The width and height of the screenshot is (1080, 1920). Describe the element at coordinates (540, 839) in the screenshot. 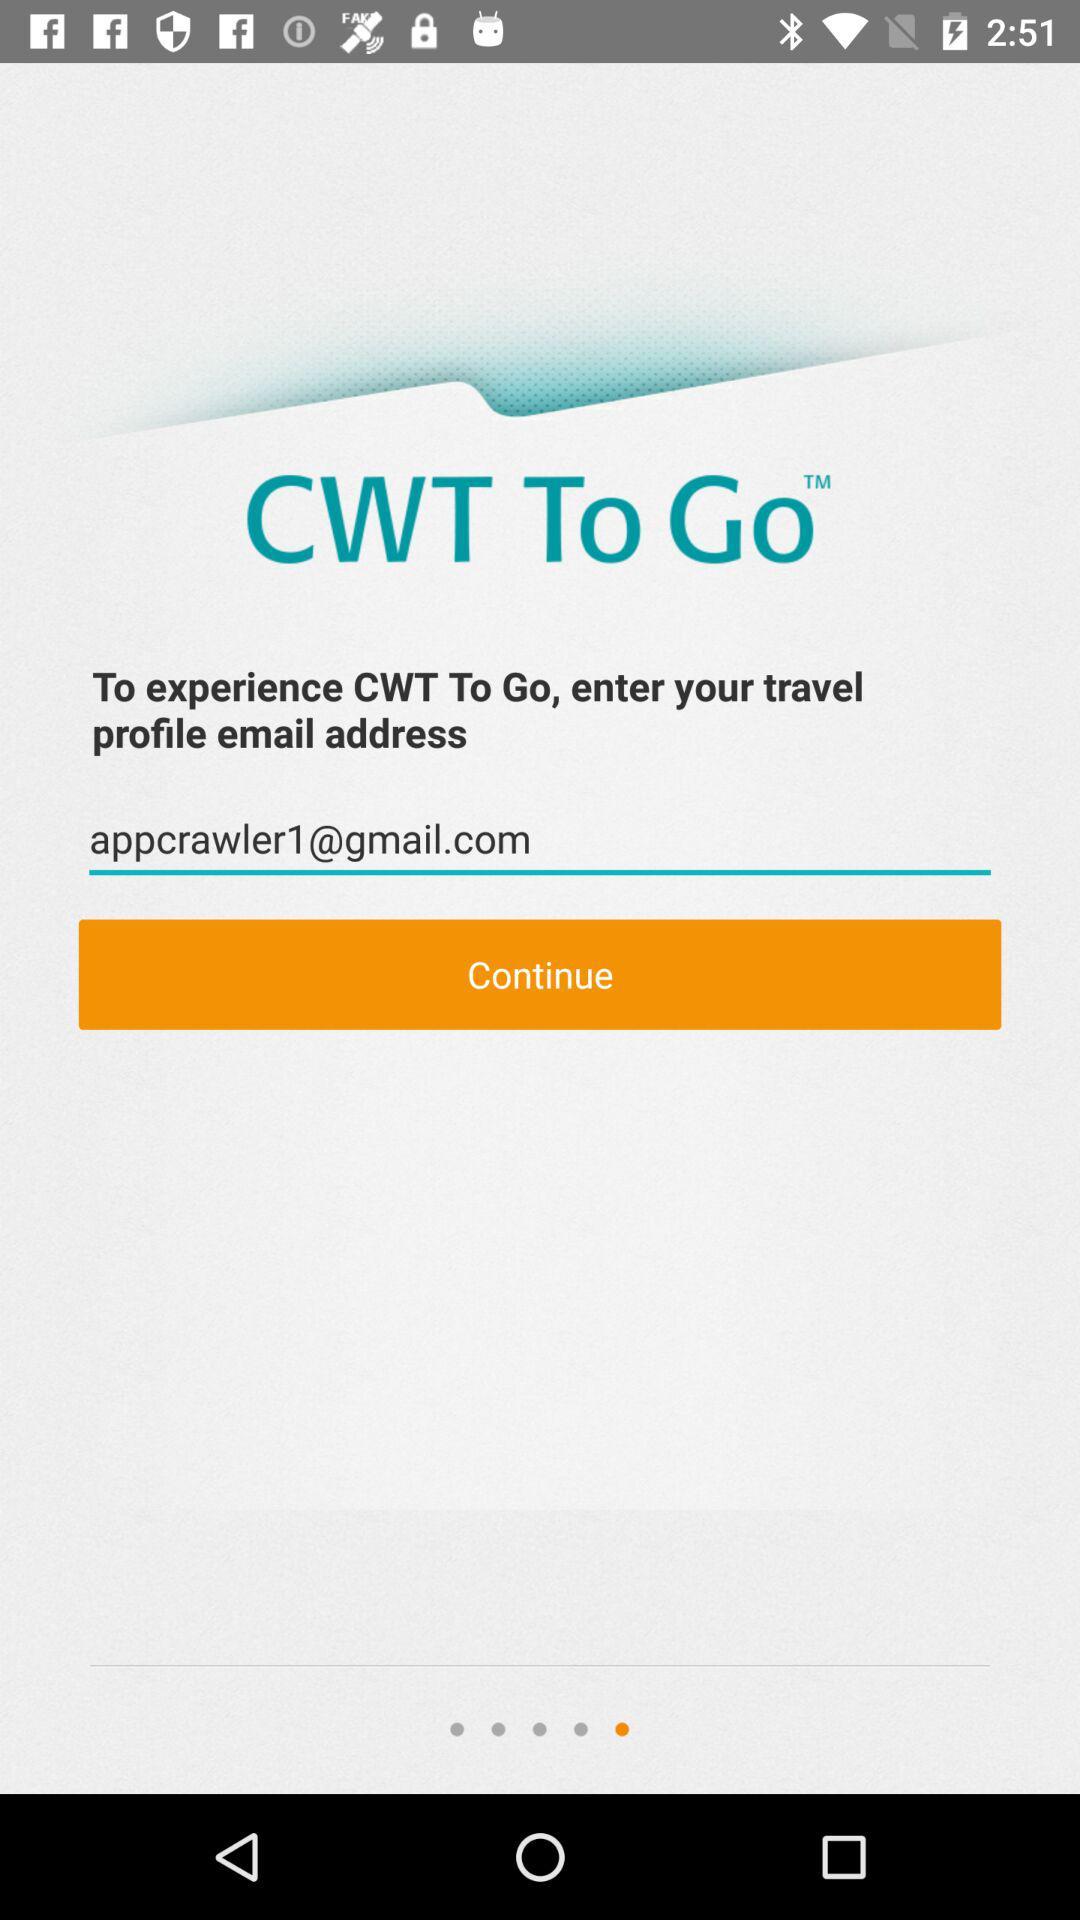

I see `the appcrawler1@gmail.com` at that location.